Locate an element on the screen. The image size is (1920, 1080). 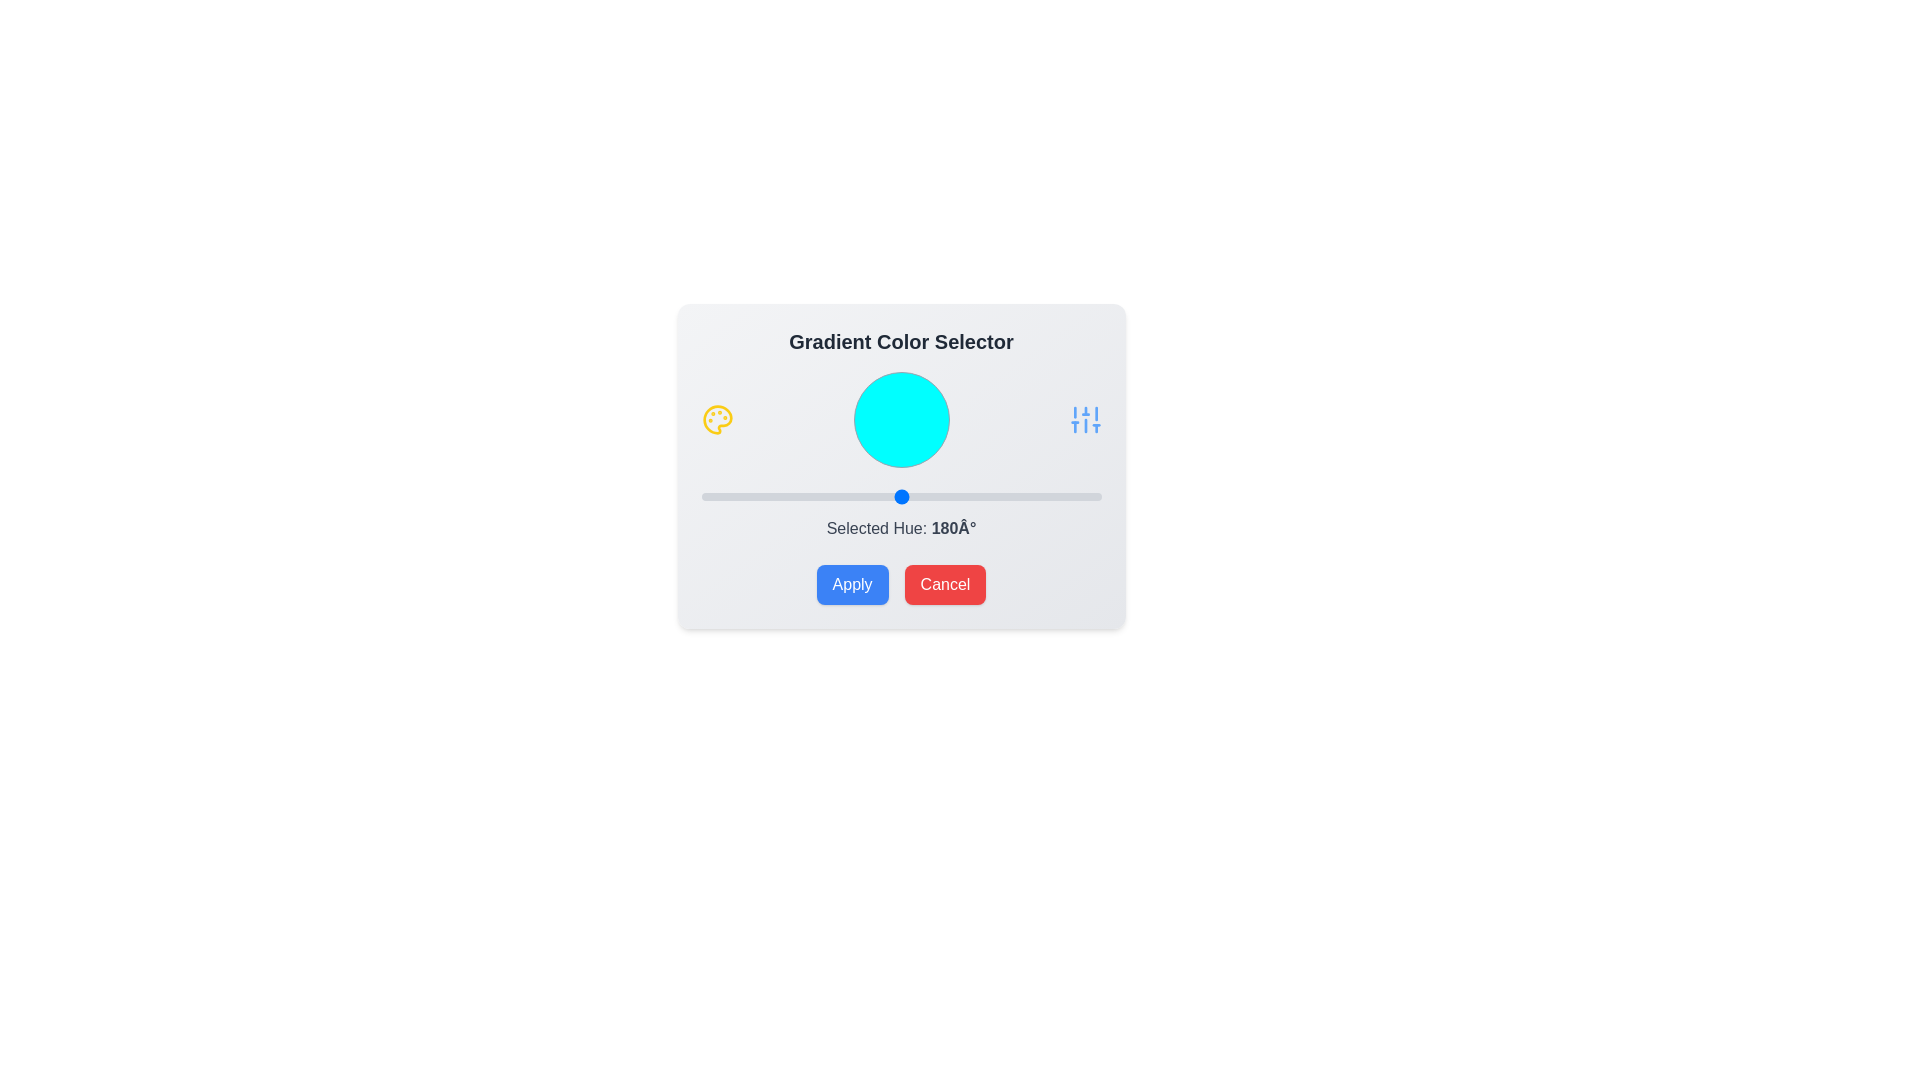
the slider to set the hue value to 330° is located at coordinates (1067, 496).